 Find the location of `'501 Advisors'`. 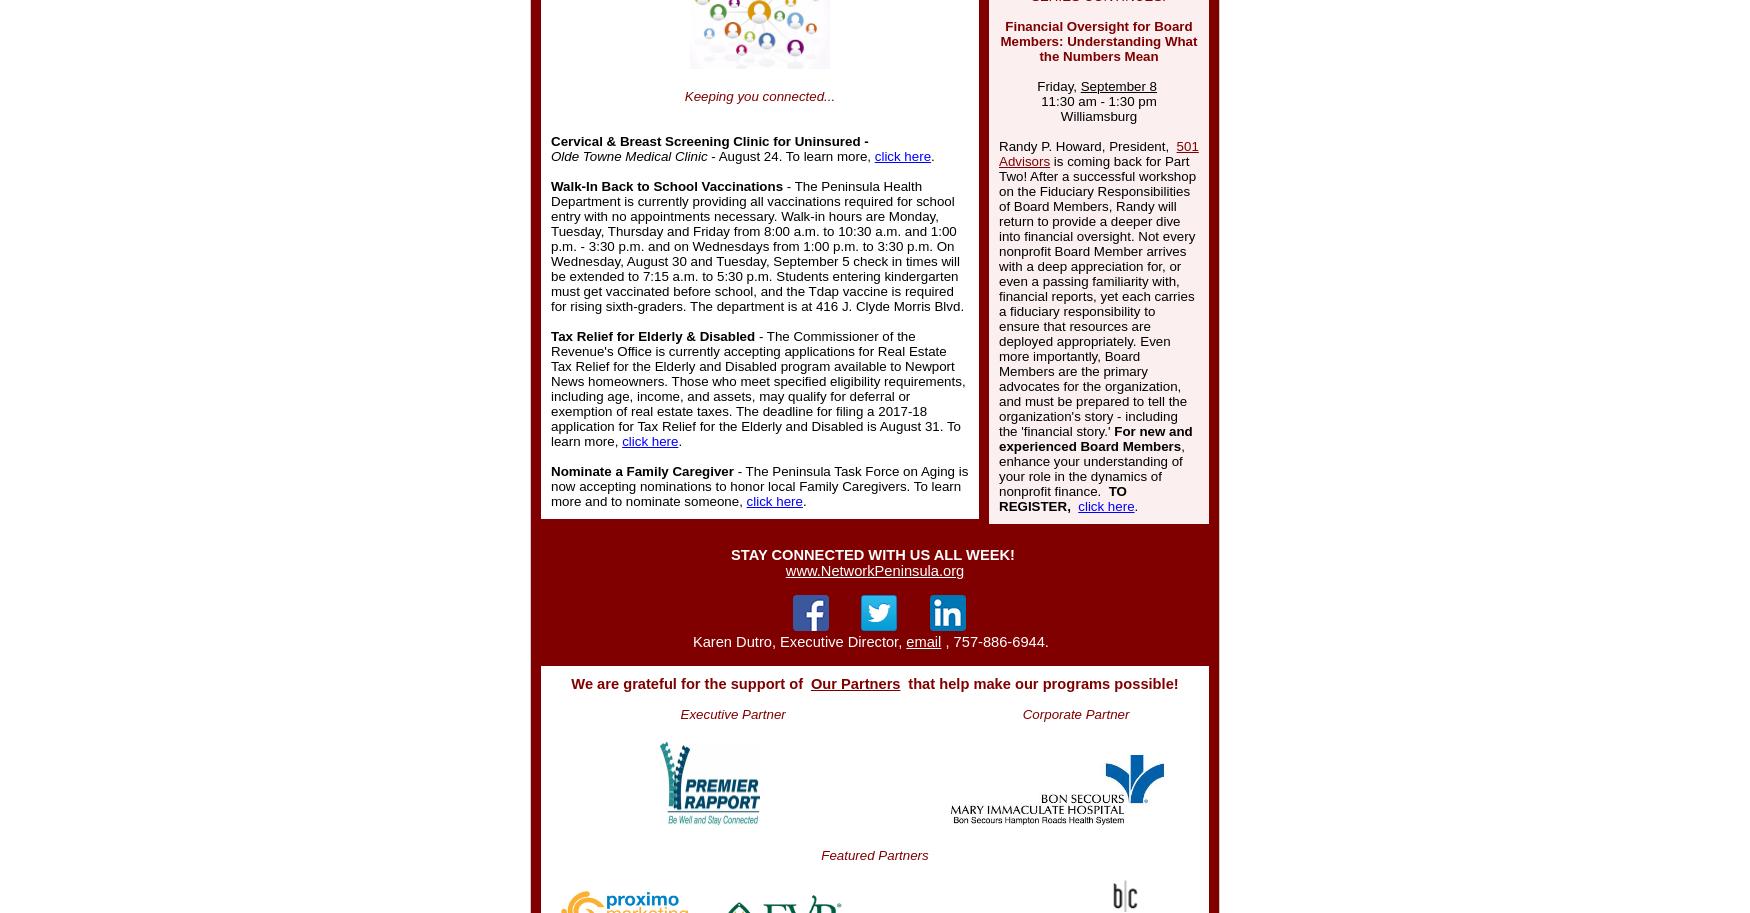

'501 Advisors' is located at coordinates (1098, 153).